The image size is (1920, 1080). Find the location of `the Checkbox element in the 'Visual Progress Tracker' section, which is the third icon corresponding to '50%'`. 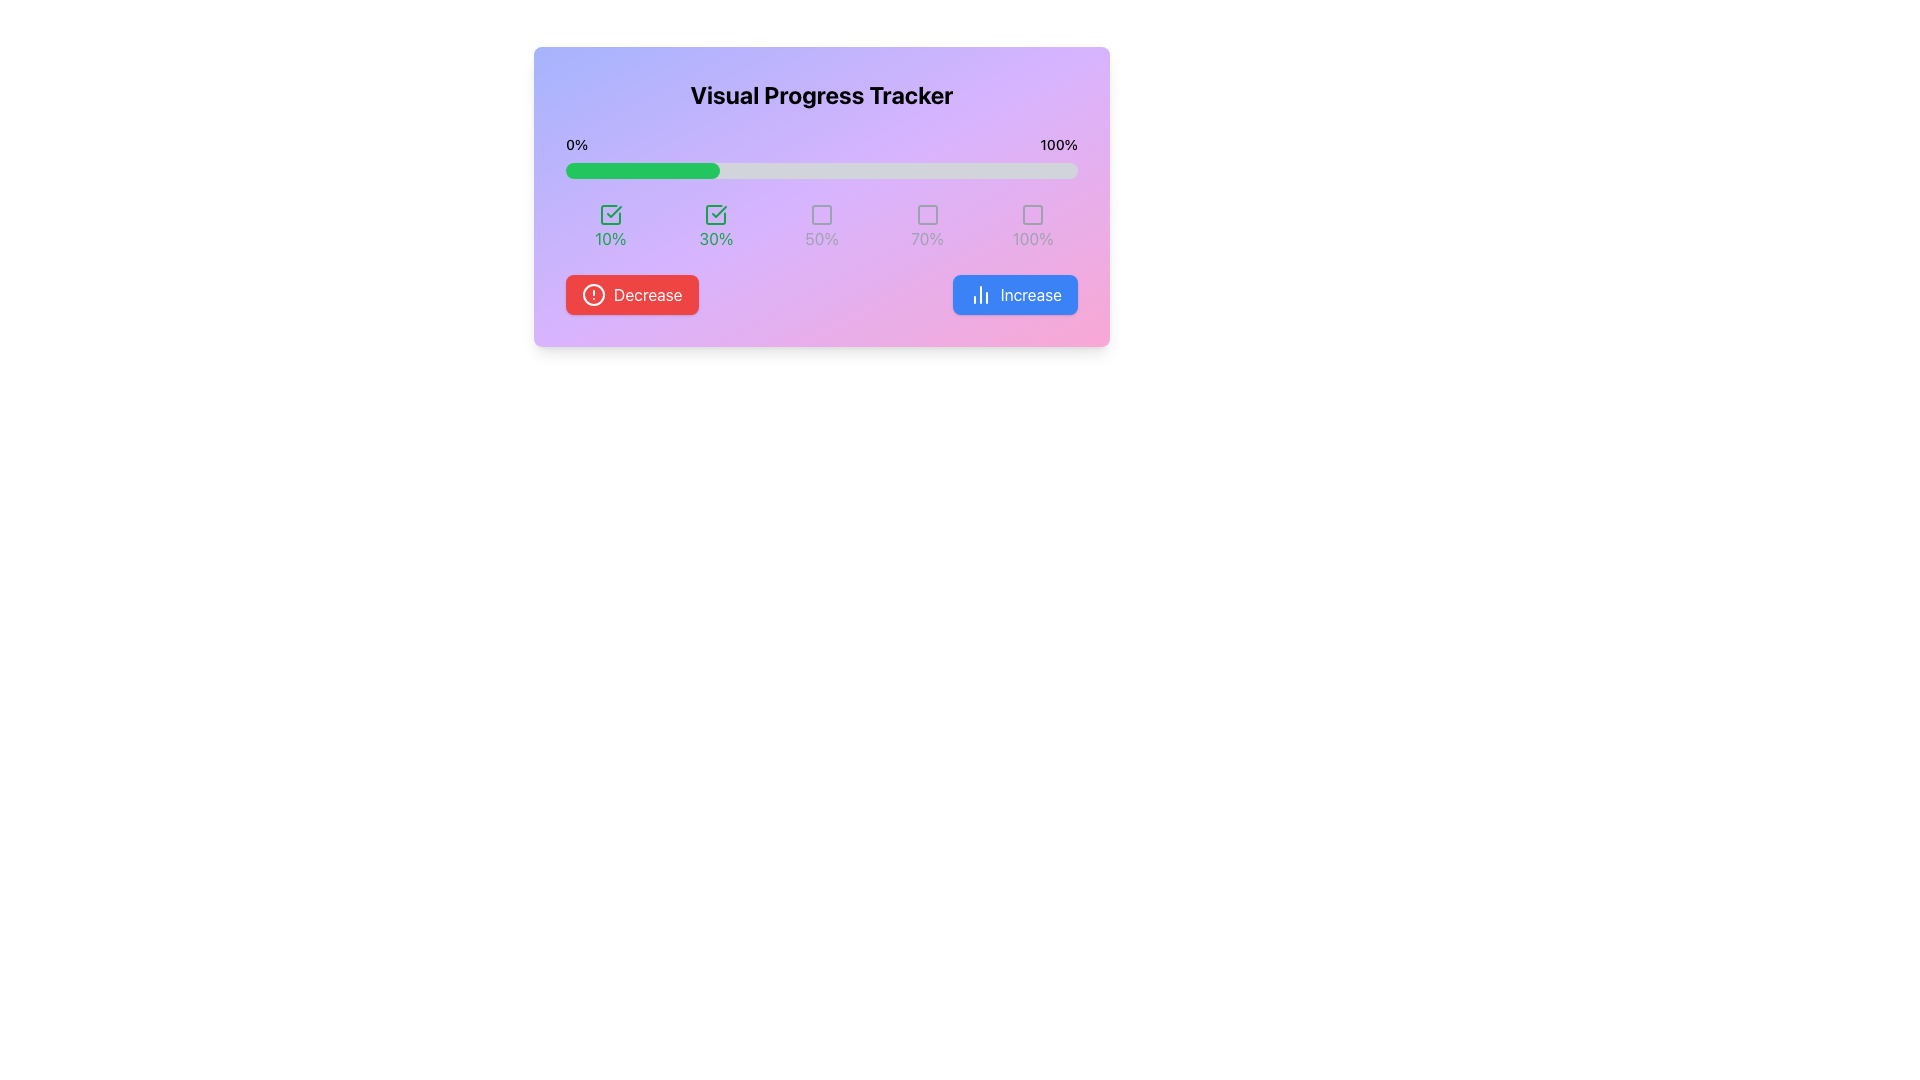

the Checkbox element in the 'Visual Progress Tracker' section, which is the third icon corresponding to '50%' is located at coordinates (821, 215).